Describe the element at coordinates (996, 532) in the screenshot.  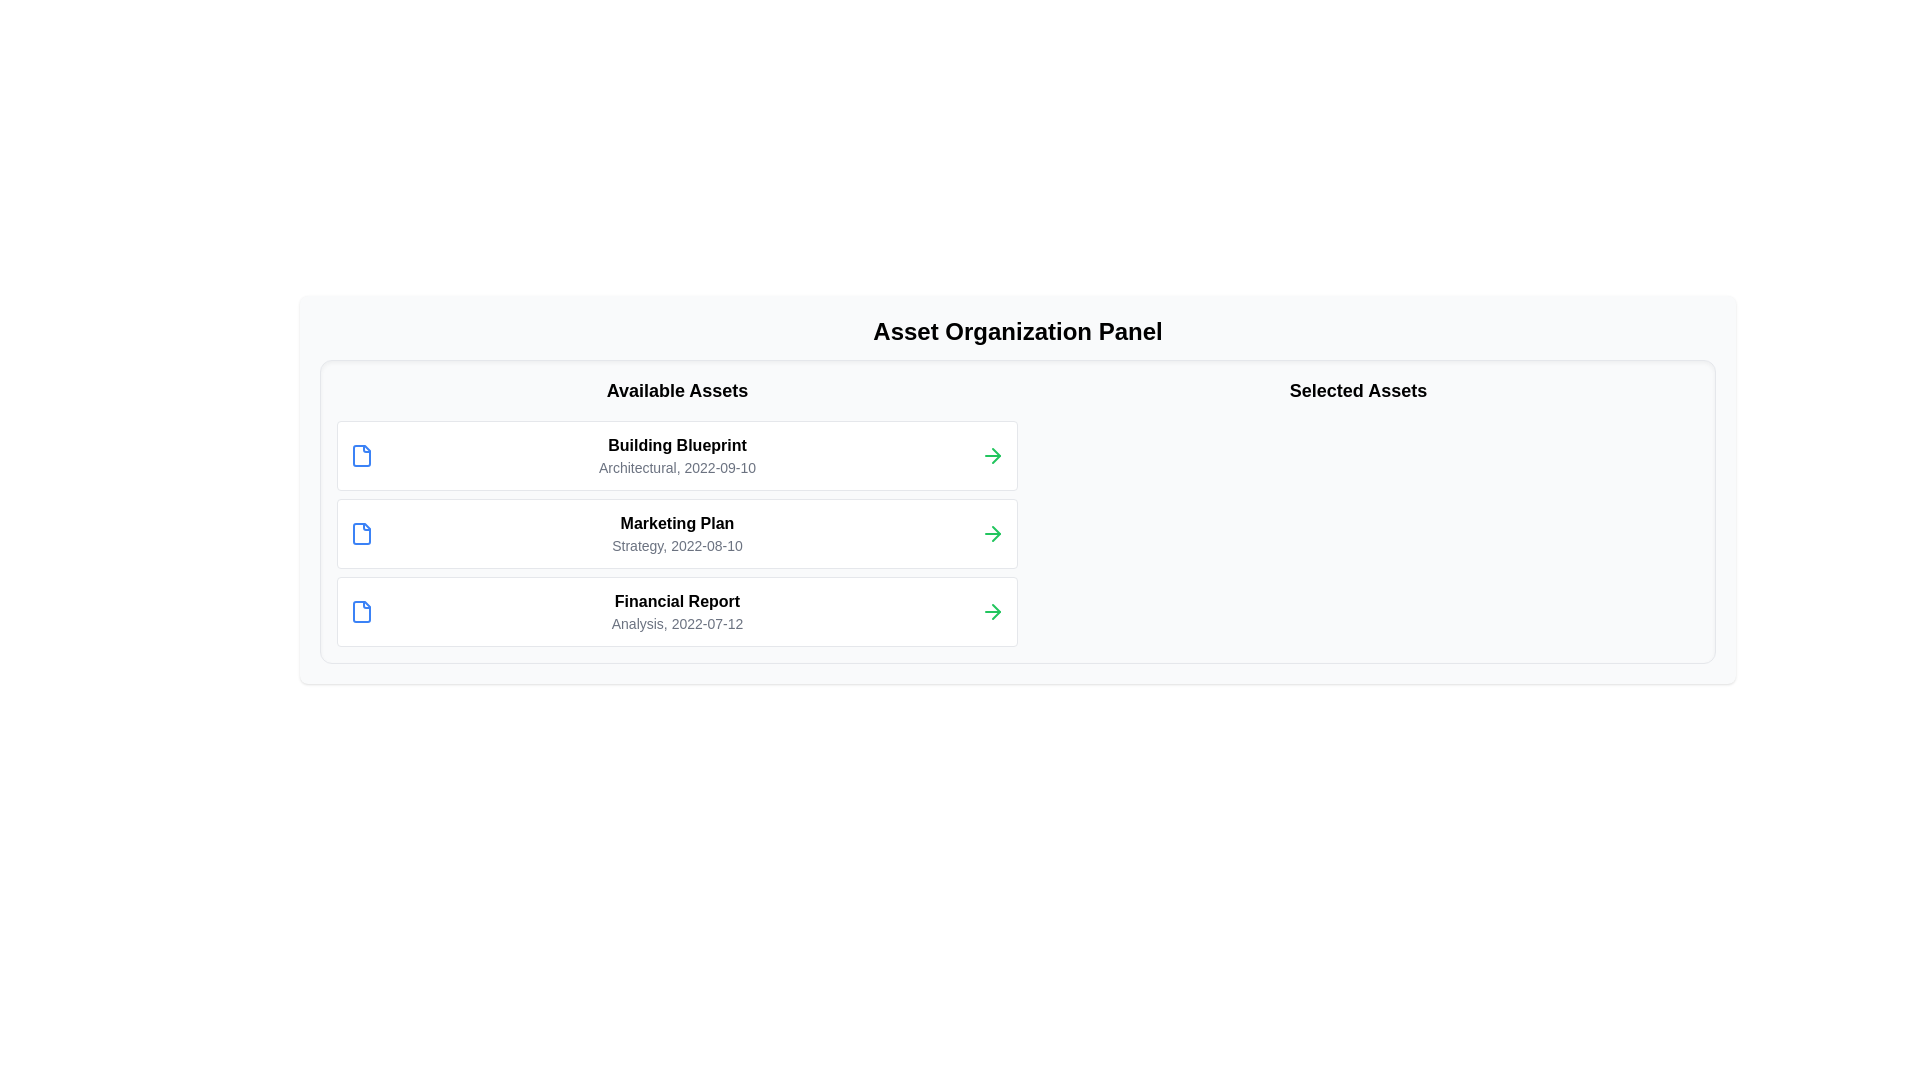
I see `the green right arrow-shaped icon located in the middle row of the 'Available Assets' panel, to the right of the 'Marketing Plan, Strategy, 2022-08-10' row` at that location.